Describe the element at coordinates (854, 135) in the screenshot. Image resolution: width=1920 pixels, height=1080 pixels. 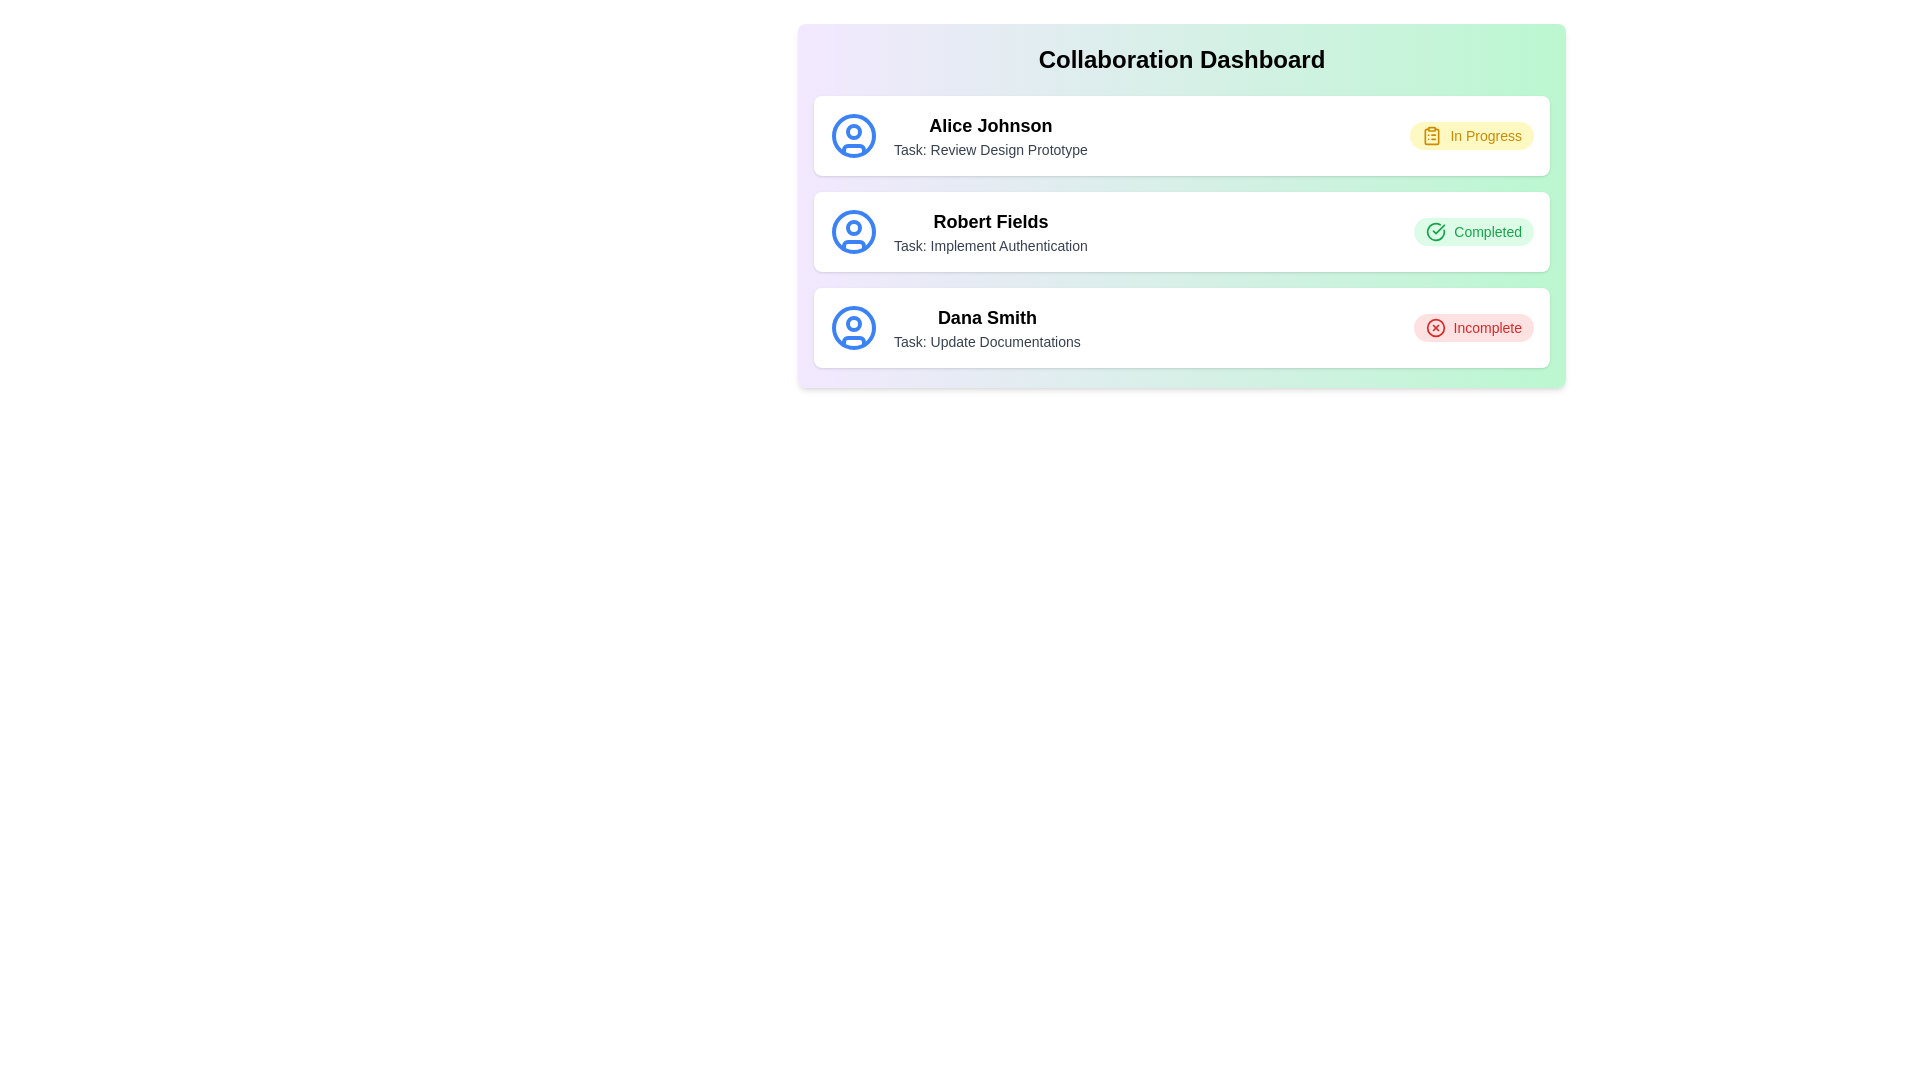
I see `the avatar of Alice Johnson to view their information` at that location.